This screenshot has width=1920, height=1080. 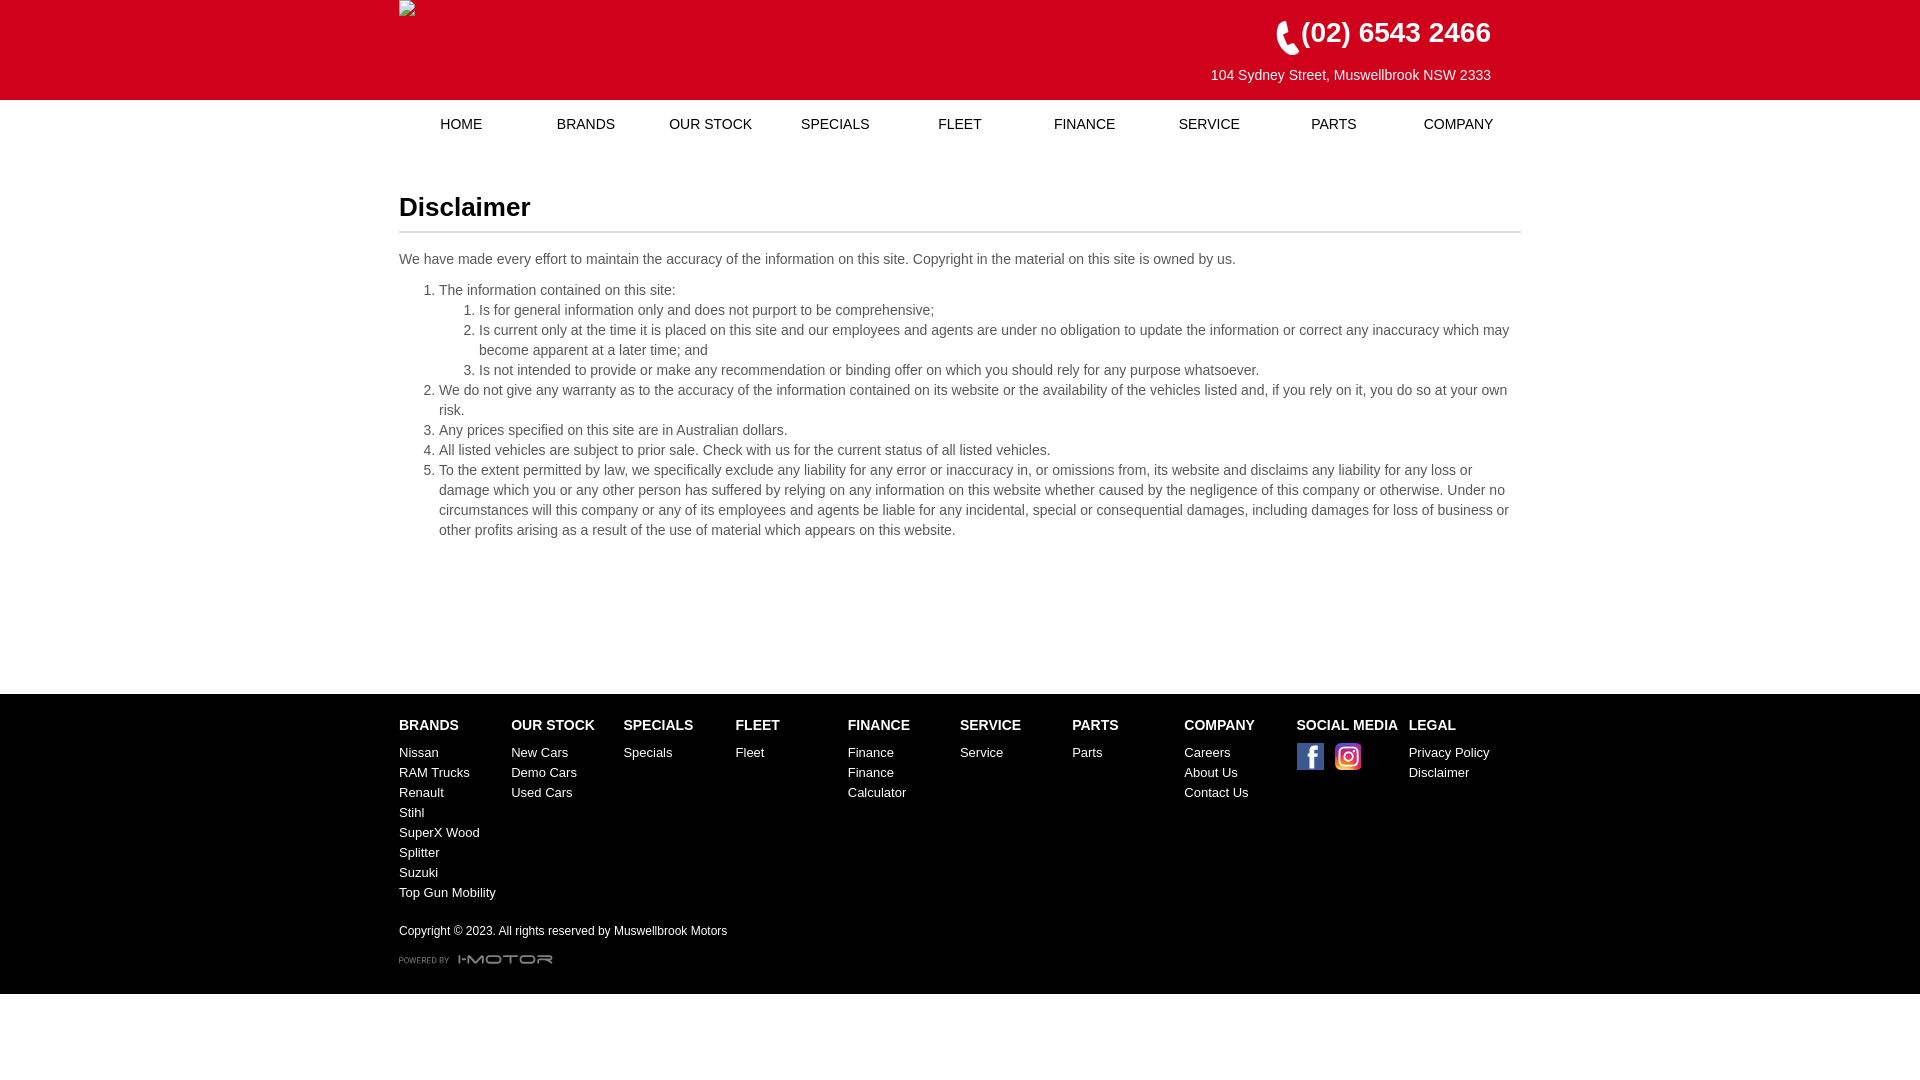 I want to click on 'Used Cars', so click(x=561, y=792).